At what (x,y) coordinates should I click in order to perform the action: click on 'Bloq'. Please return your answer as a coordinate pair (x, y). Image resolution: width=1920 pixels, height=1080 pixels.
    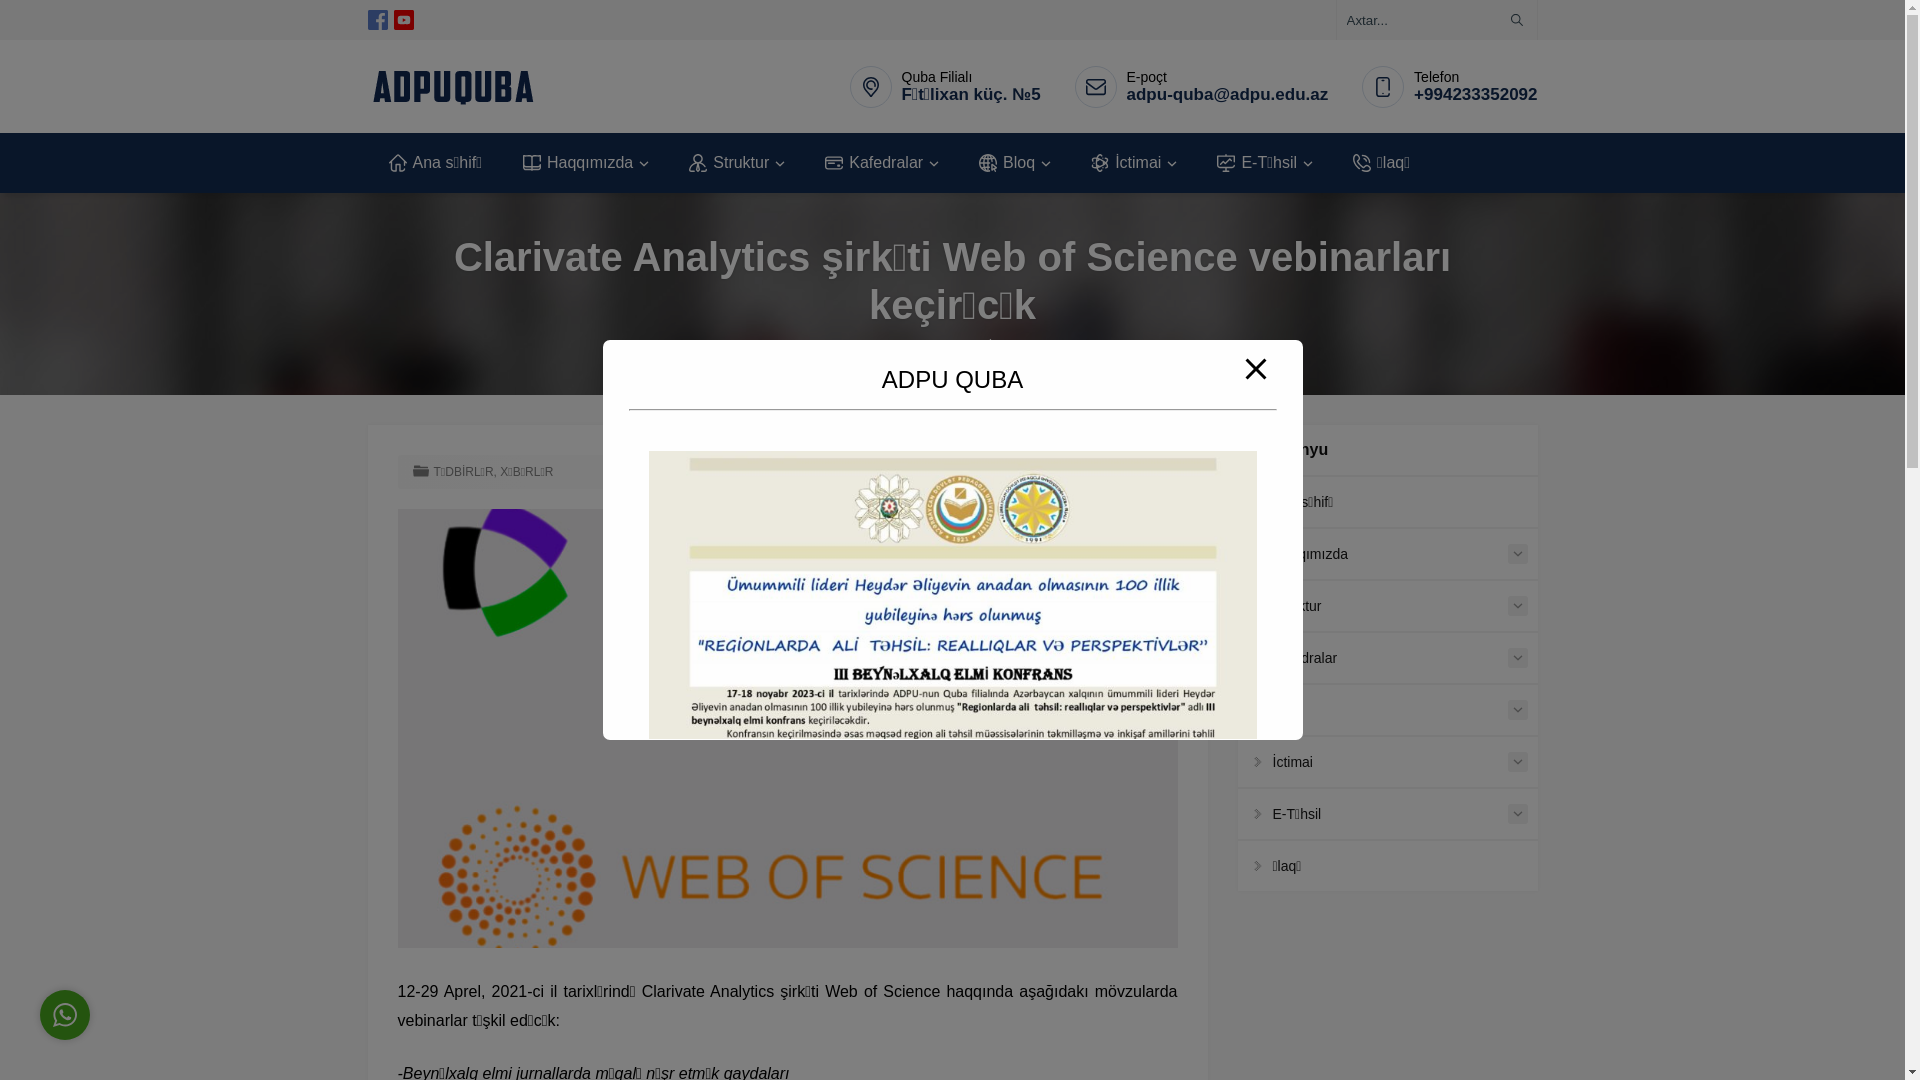
    Looking at the image, I should click on (1013, 161).